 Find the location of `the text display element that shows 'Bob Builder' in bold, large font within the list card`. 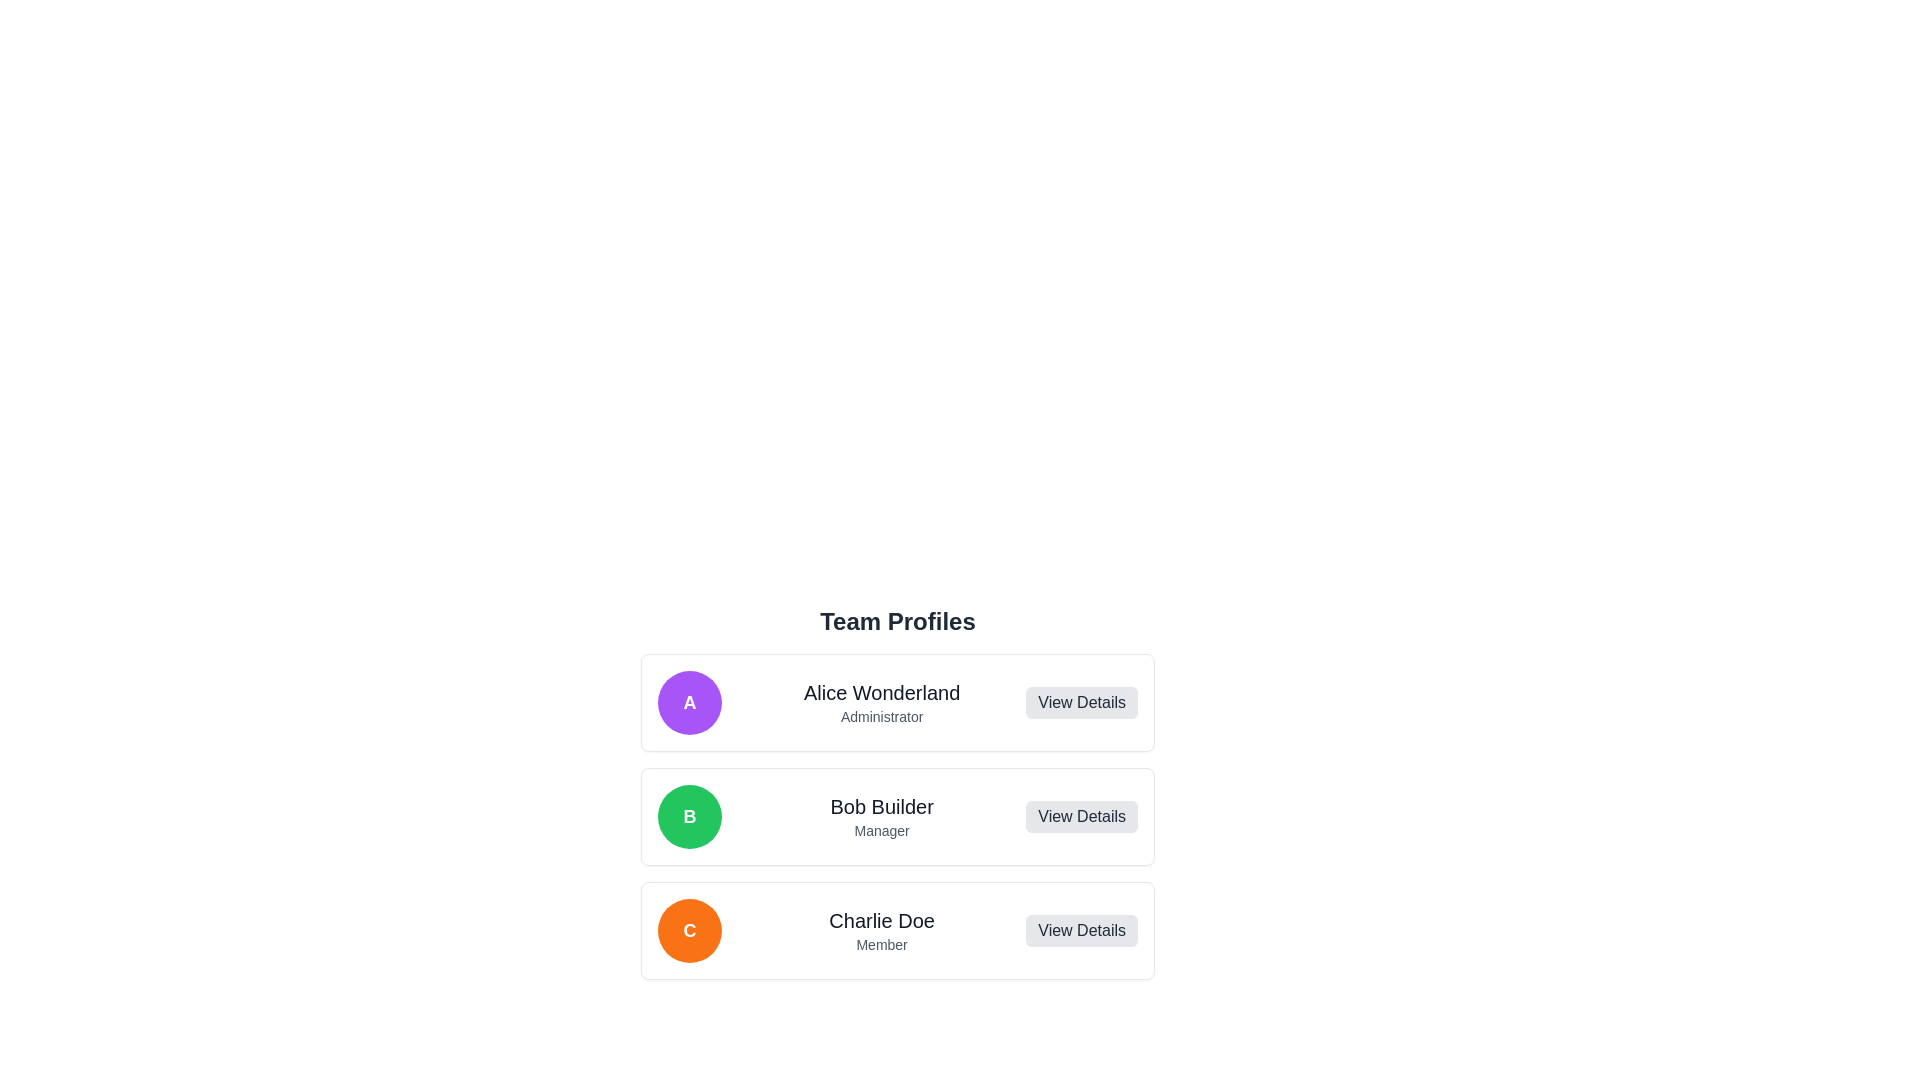

the text display element that shows 'Bob Builder' in bold, large font within the list card is located at coordinates (881, 805).